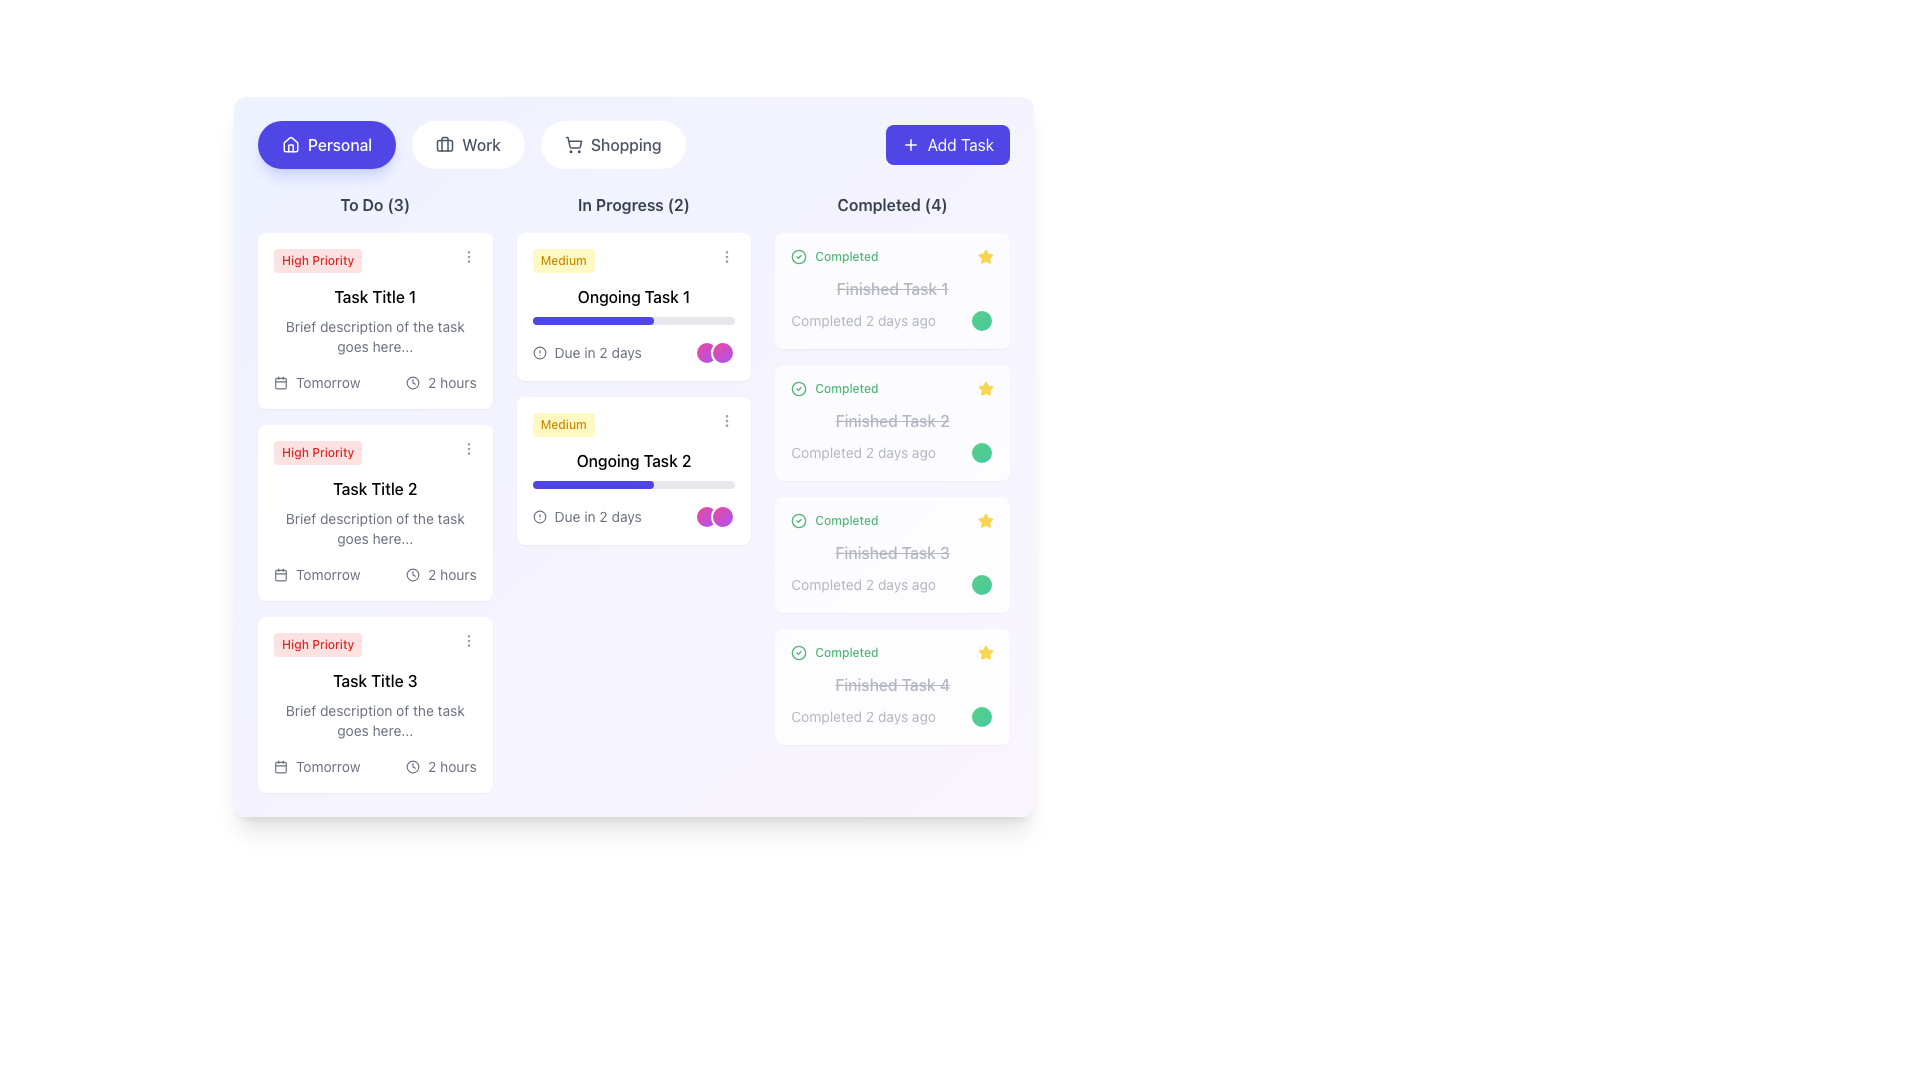  What do you see at coordinates (328, 574) in the screenshot?
I see `text label indicating the due date of the task located in the 'To Do' column under the second task card labeled 'Task Title 2', positioned below the task description and next to the calendar icon` at bounding box center [328, 574].